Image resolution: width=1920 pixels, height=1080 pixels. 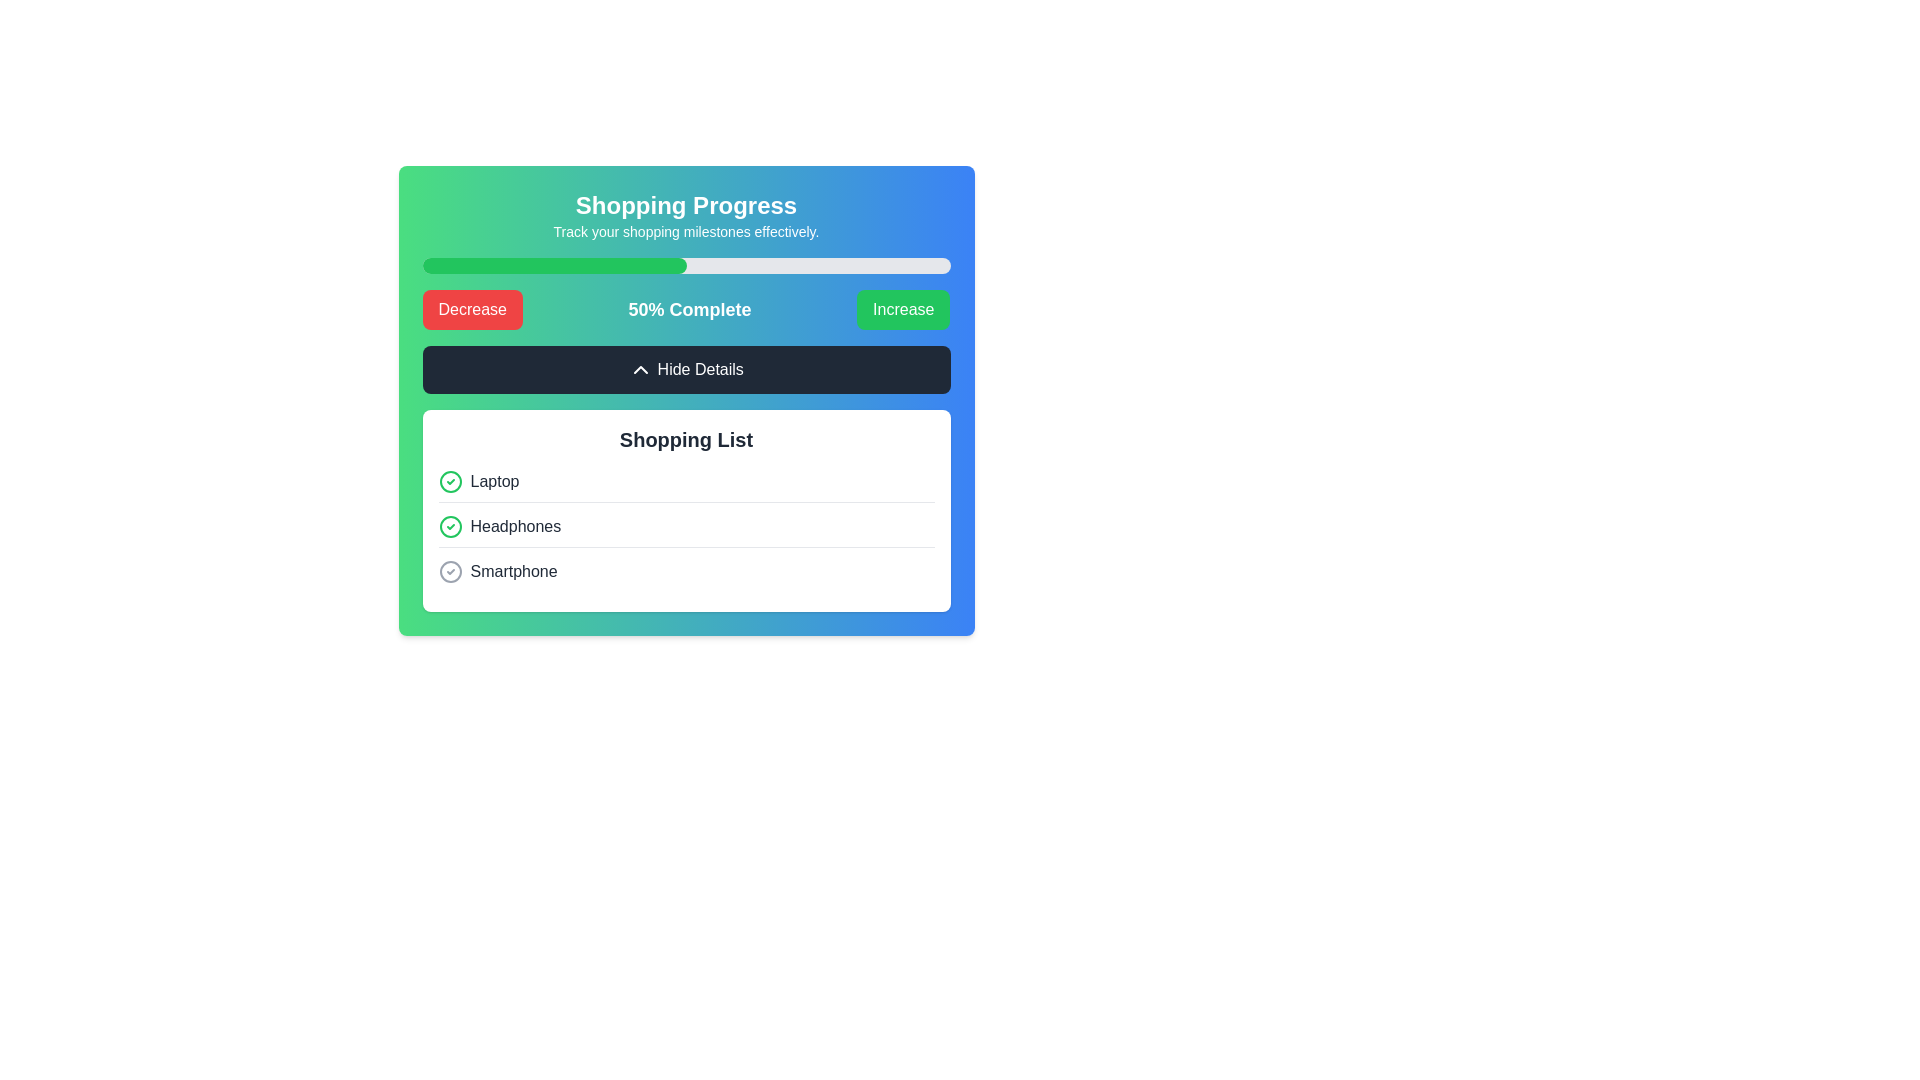 I want to click on the chevron icon within the 'Hide Details' button to interact and conceal details, so click(x=641, y=370).